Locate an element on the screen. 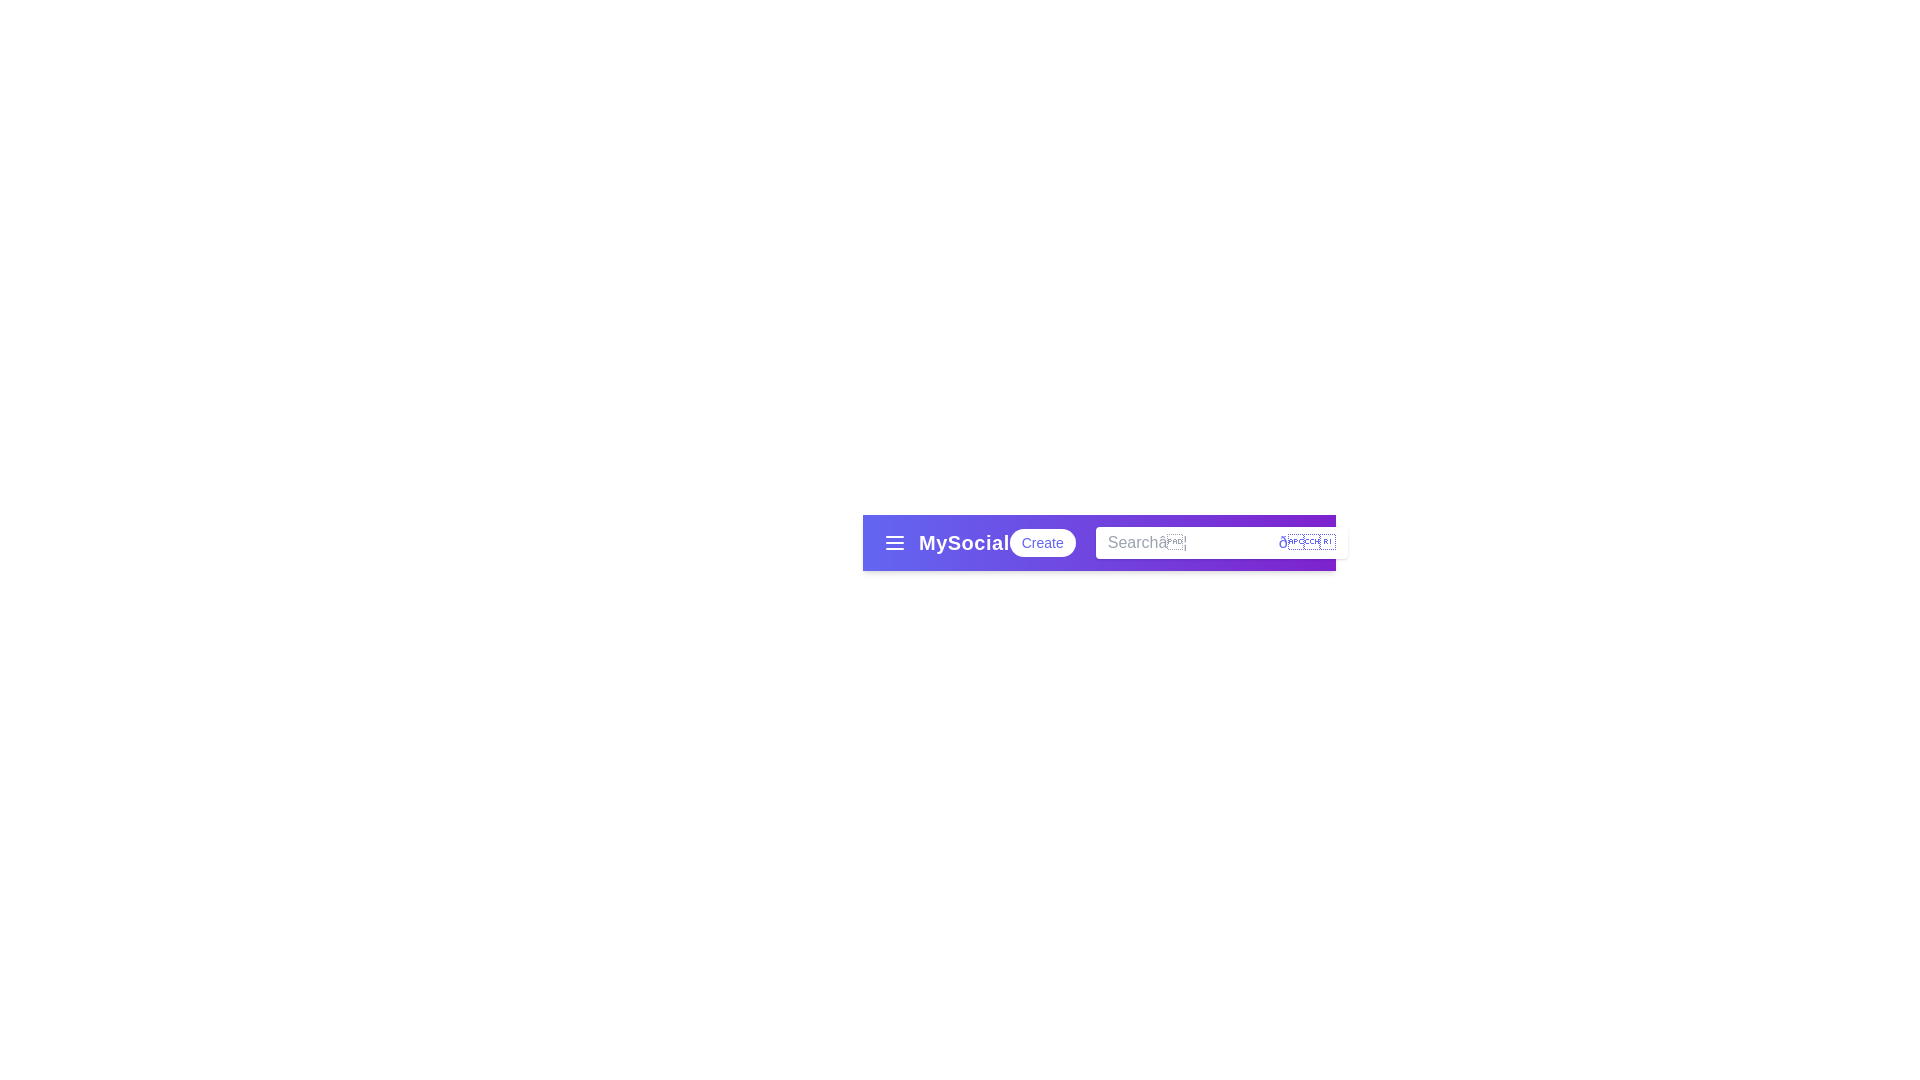  the Instagram icon to navigate to the Instagram page is located at coordinates (1378, 543).